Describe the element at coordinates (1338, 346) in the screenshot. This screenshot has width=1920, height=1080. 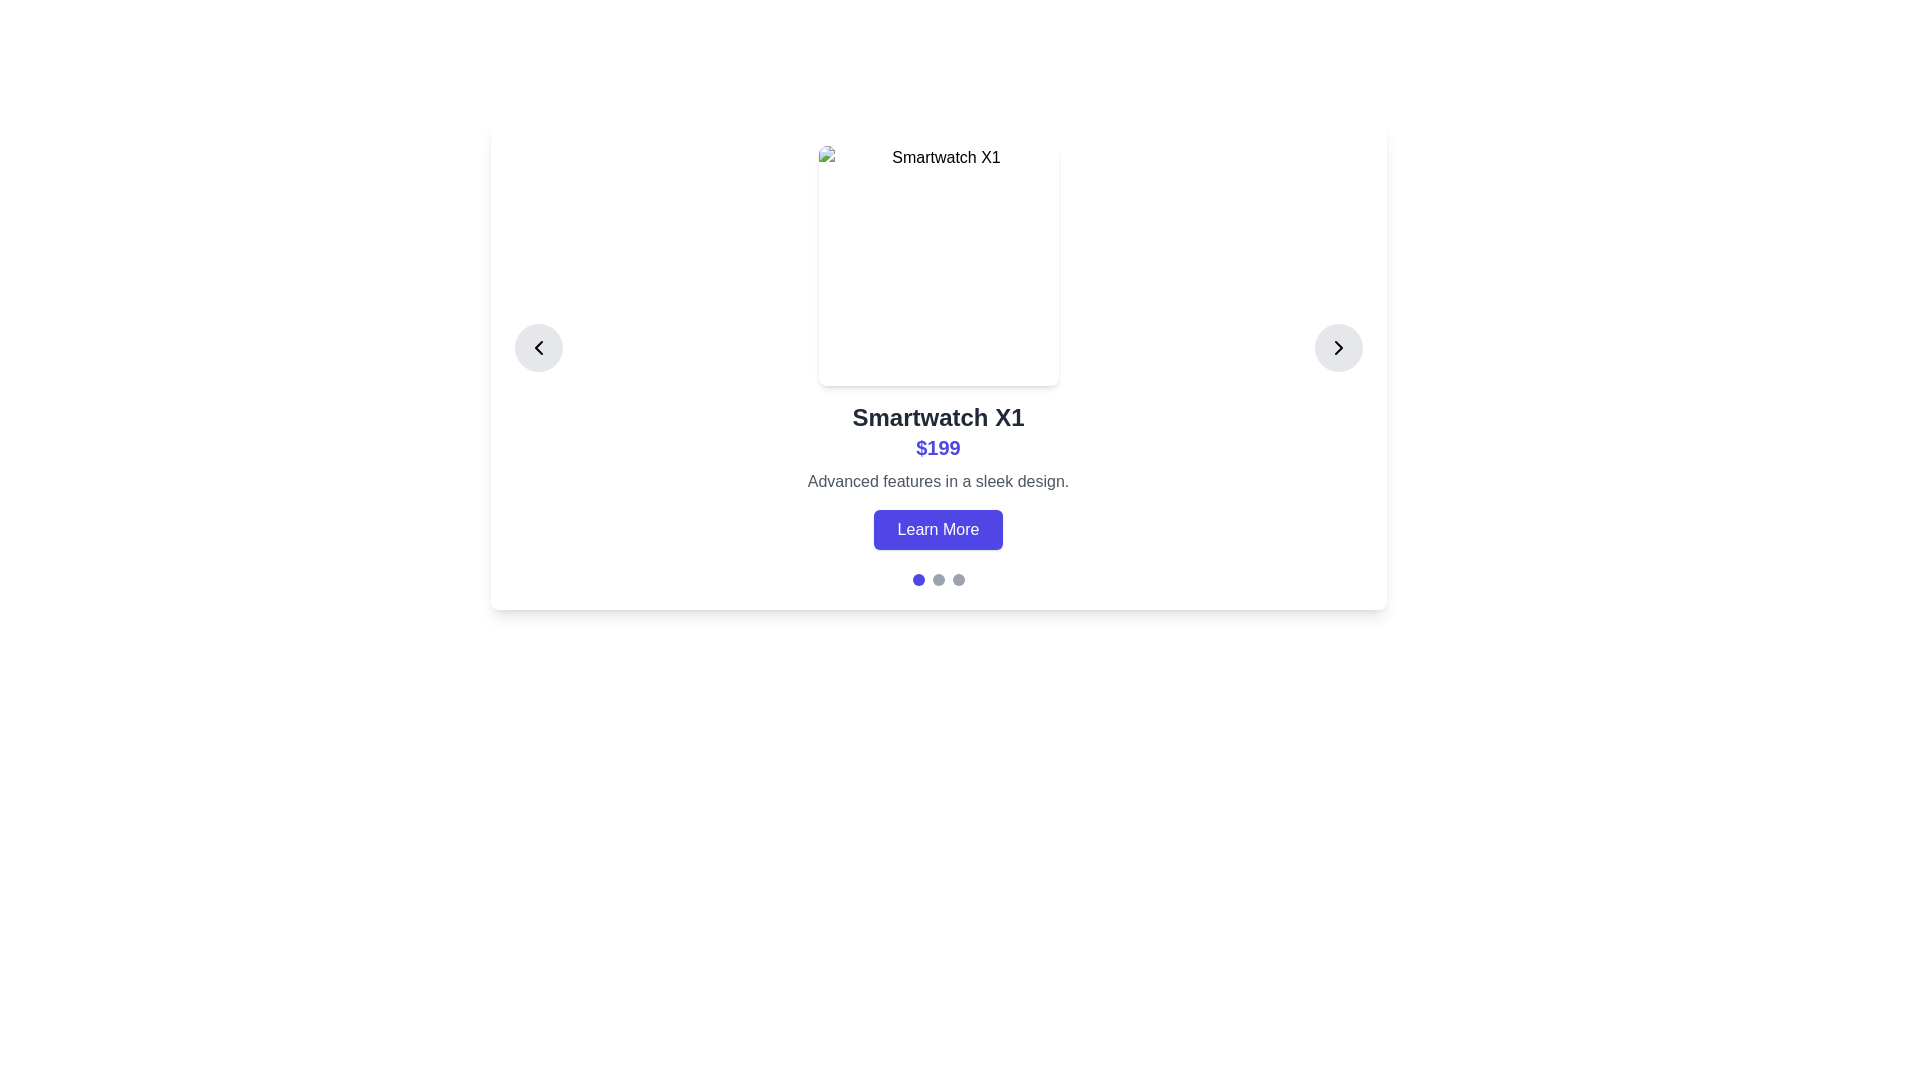
I see `the rightward-pointing chevron arrow icon embedded in the circular button` at that location.